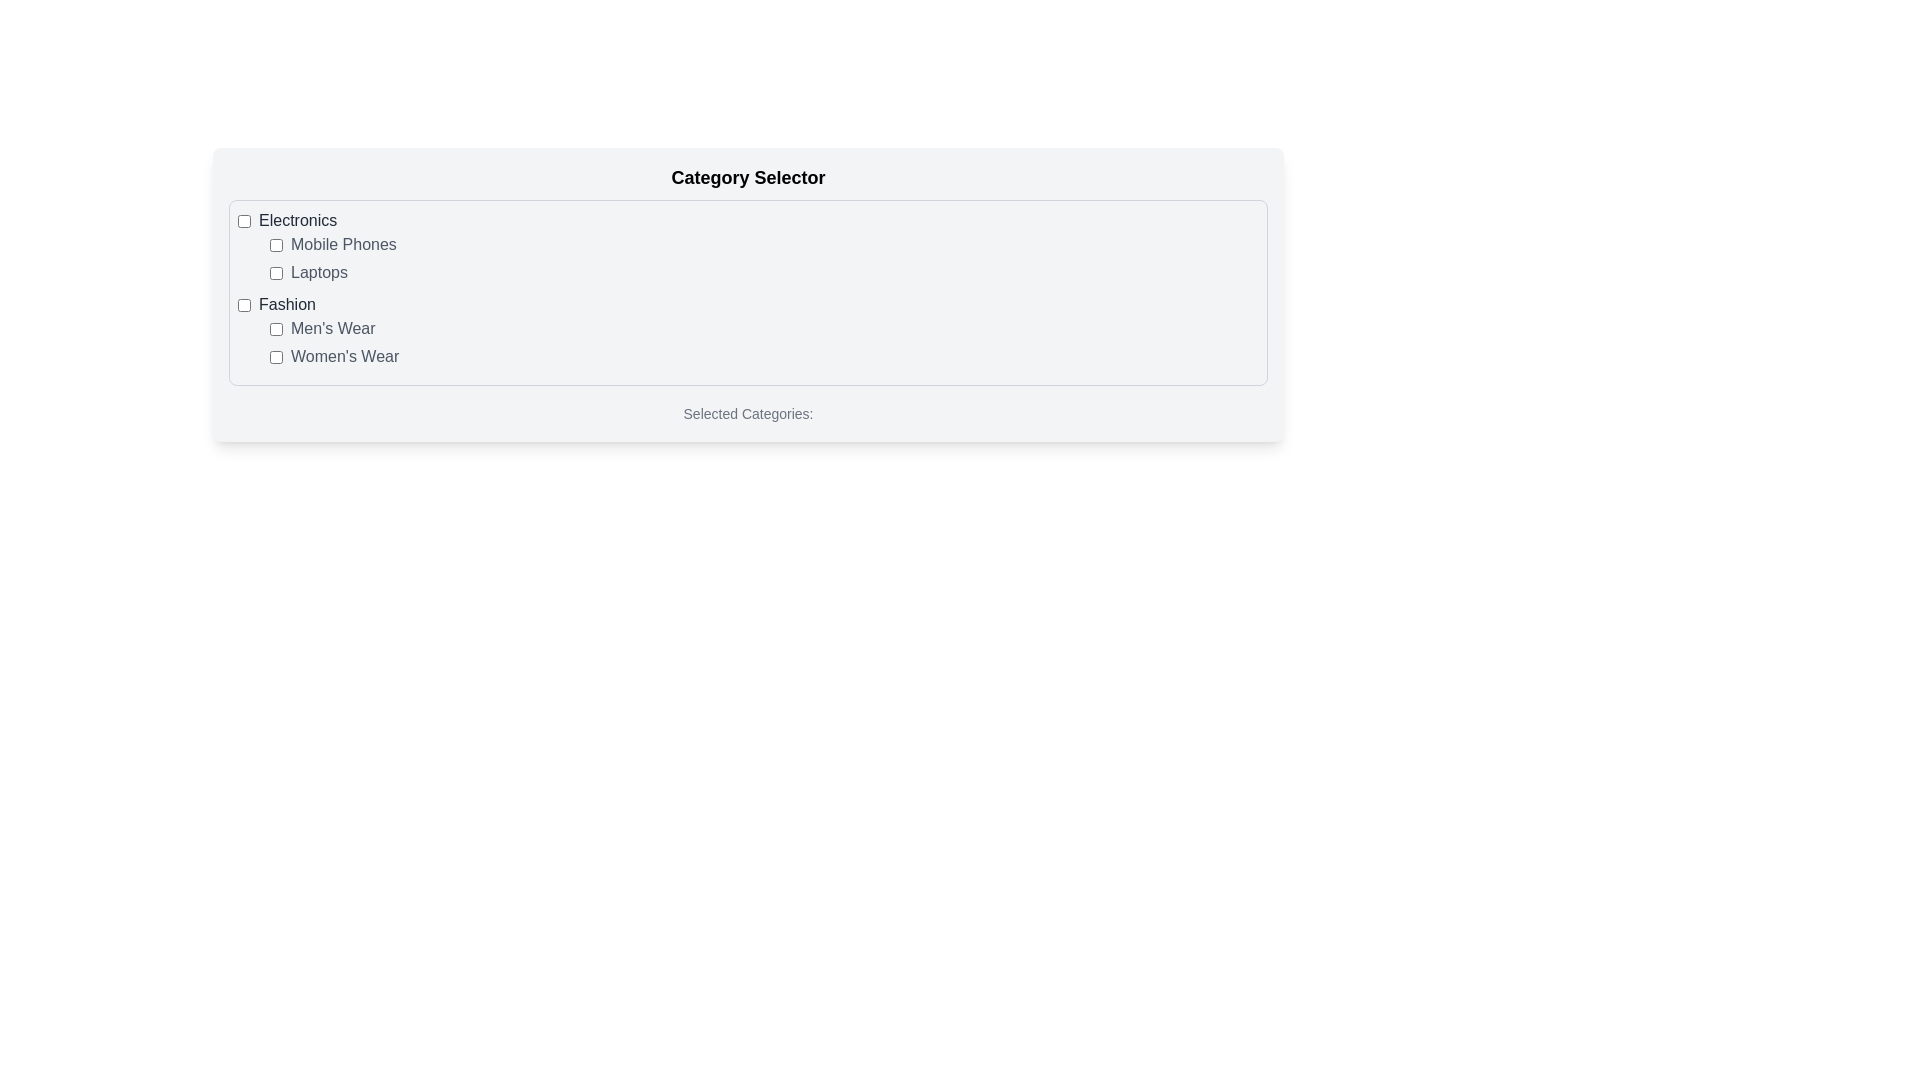  Describe the element at coordinates (275, 273) in the screenshot. I see `the checkbox for the 'Laptops' category` at that location.